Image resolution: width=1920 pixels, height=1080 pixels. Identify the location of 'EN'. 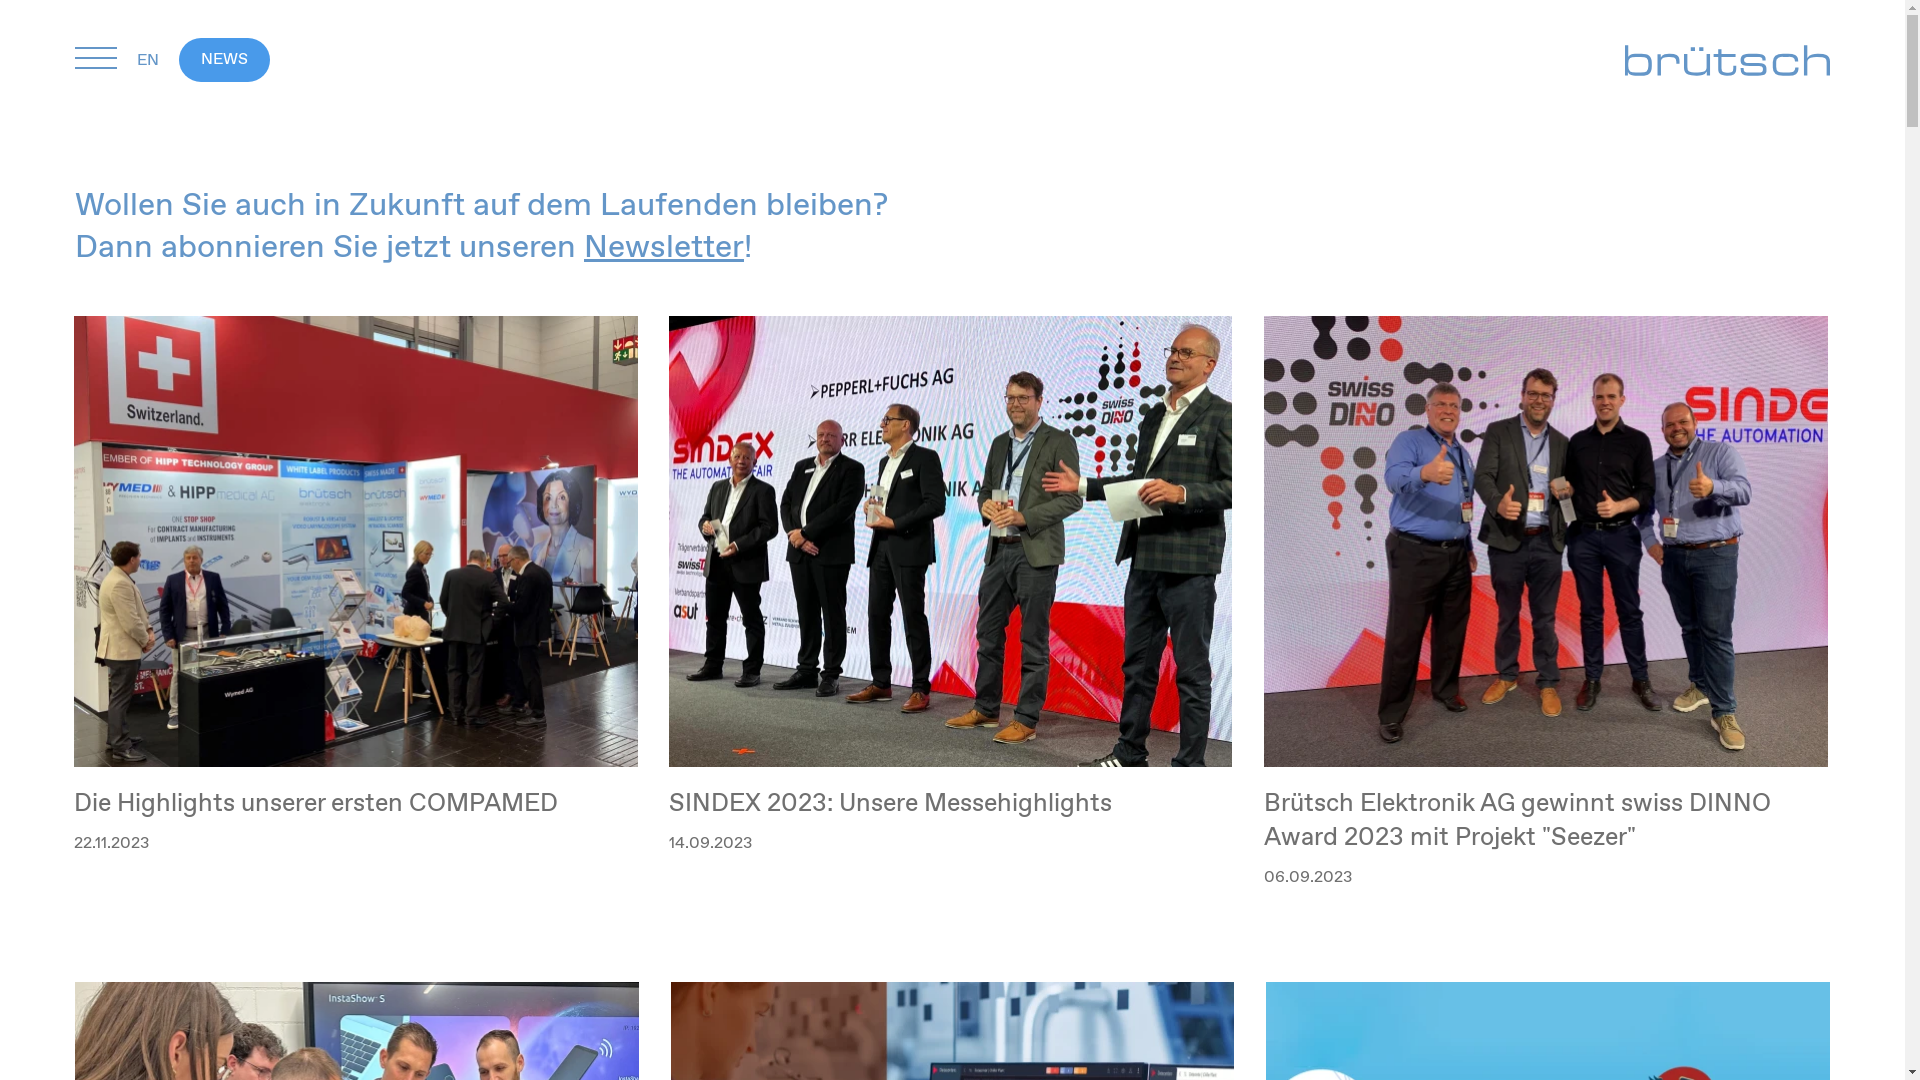
(157, 59).